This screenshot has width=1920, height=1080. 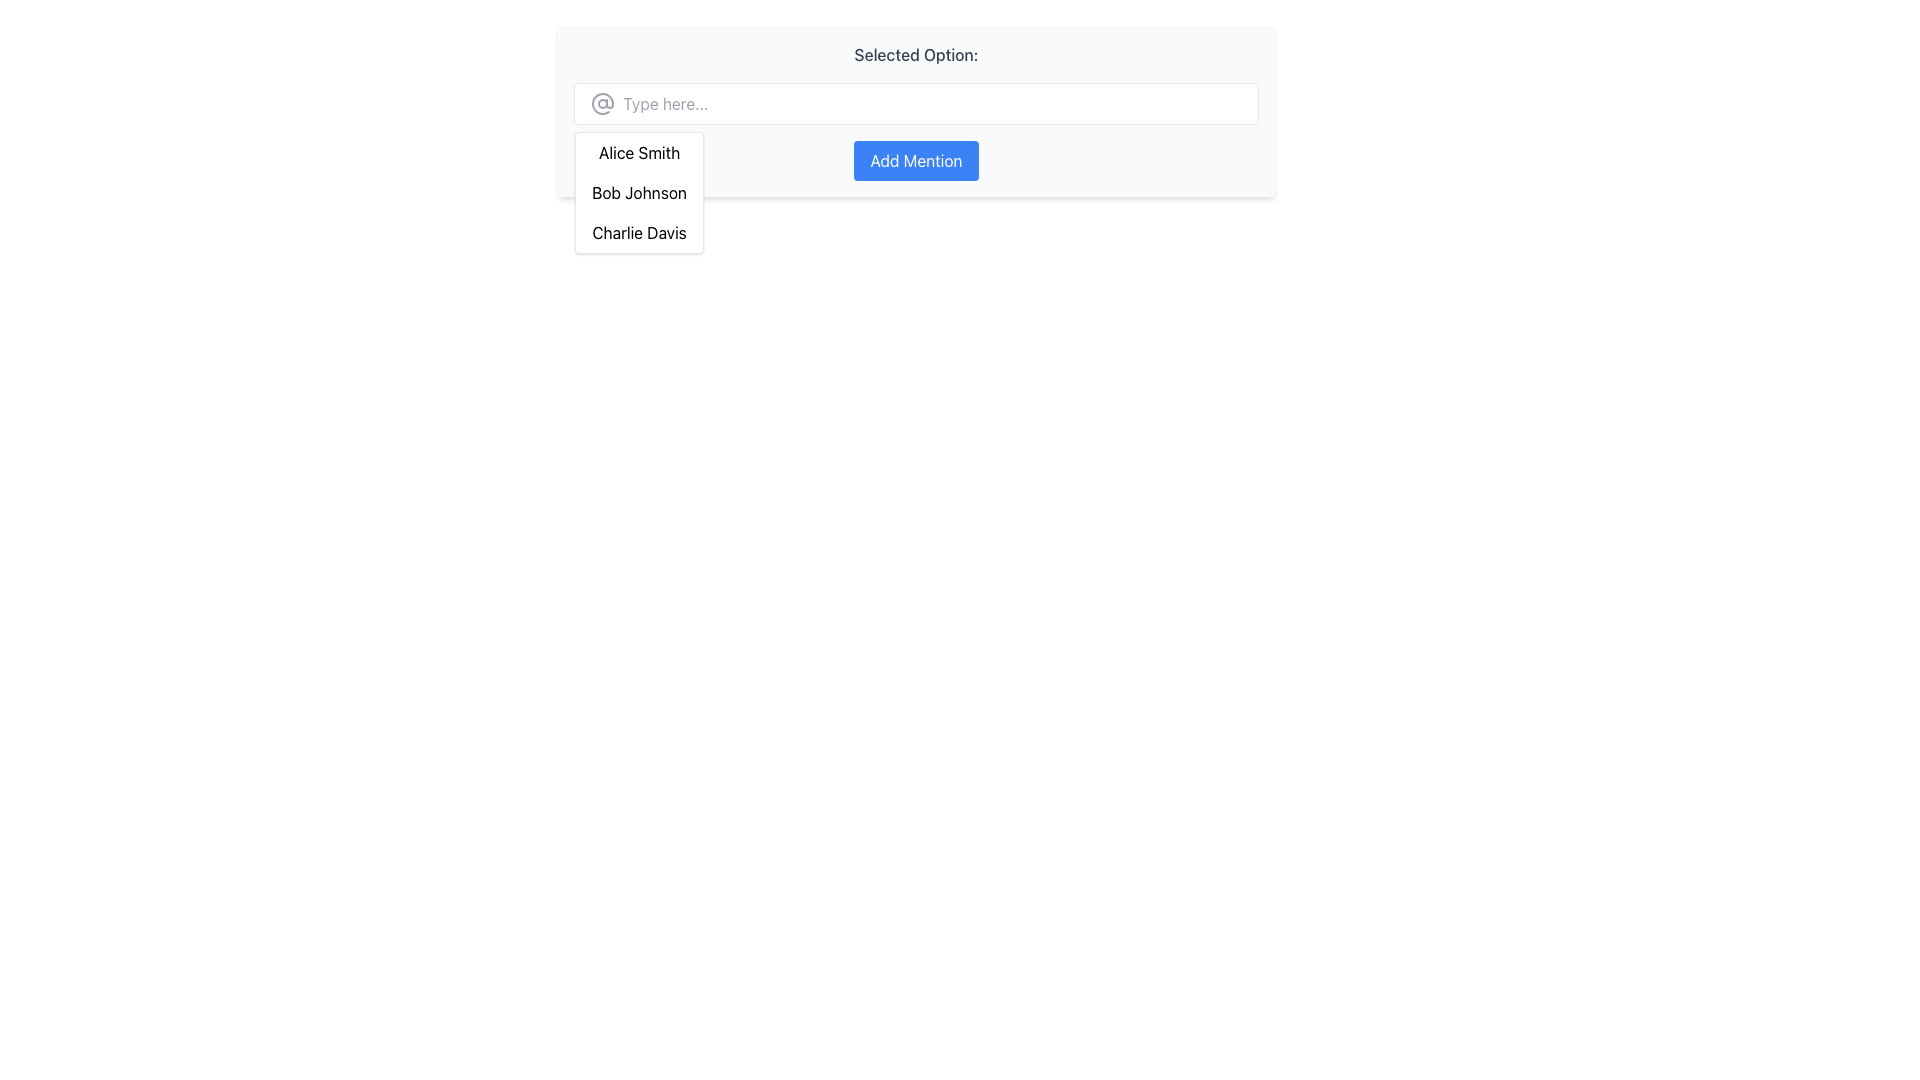 What do you see at coordinates (638, 192) in the screenshot?
I see `the dropdown menu containing the names 'Alice Smith', 'Bob Johnson', and 'Charlie Davis', which is located below the 'Type here...' text input` at bounding box center [638, 192].